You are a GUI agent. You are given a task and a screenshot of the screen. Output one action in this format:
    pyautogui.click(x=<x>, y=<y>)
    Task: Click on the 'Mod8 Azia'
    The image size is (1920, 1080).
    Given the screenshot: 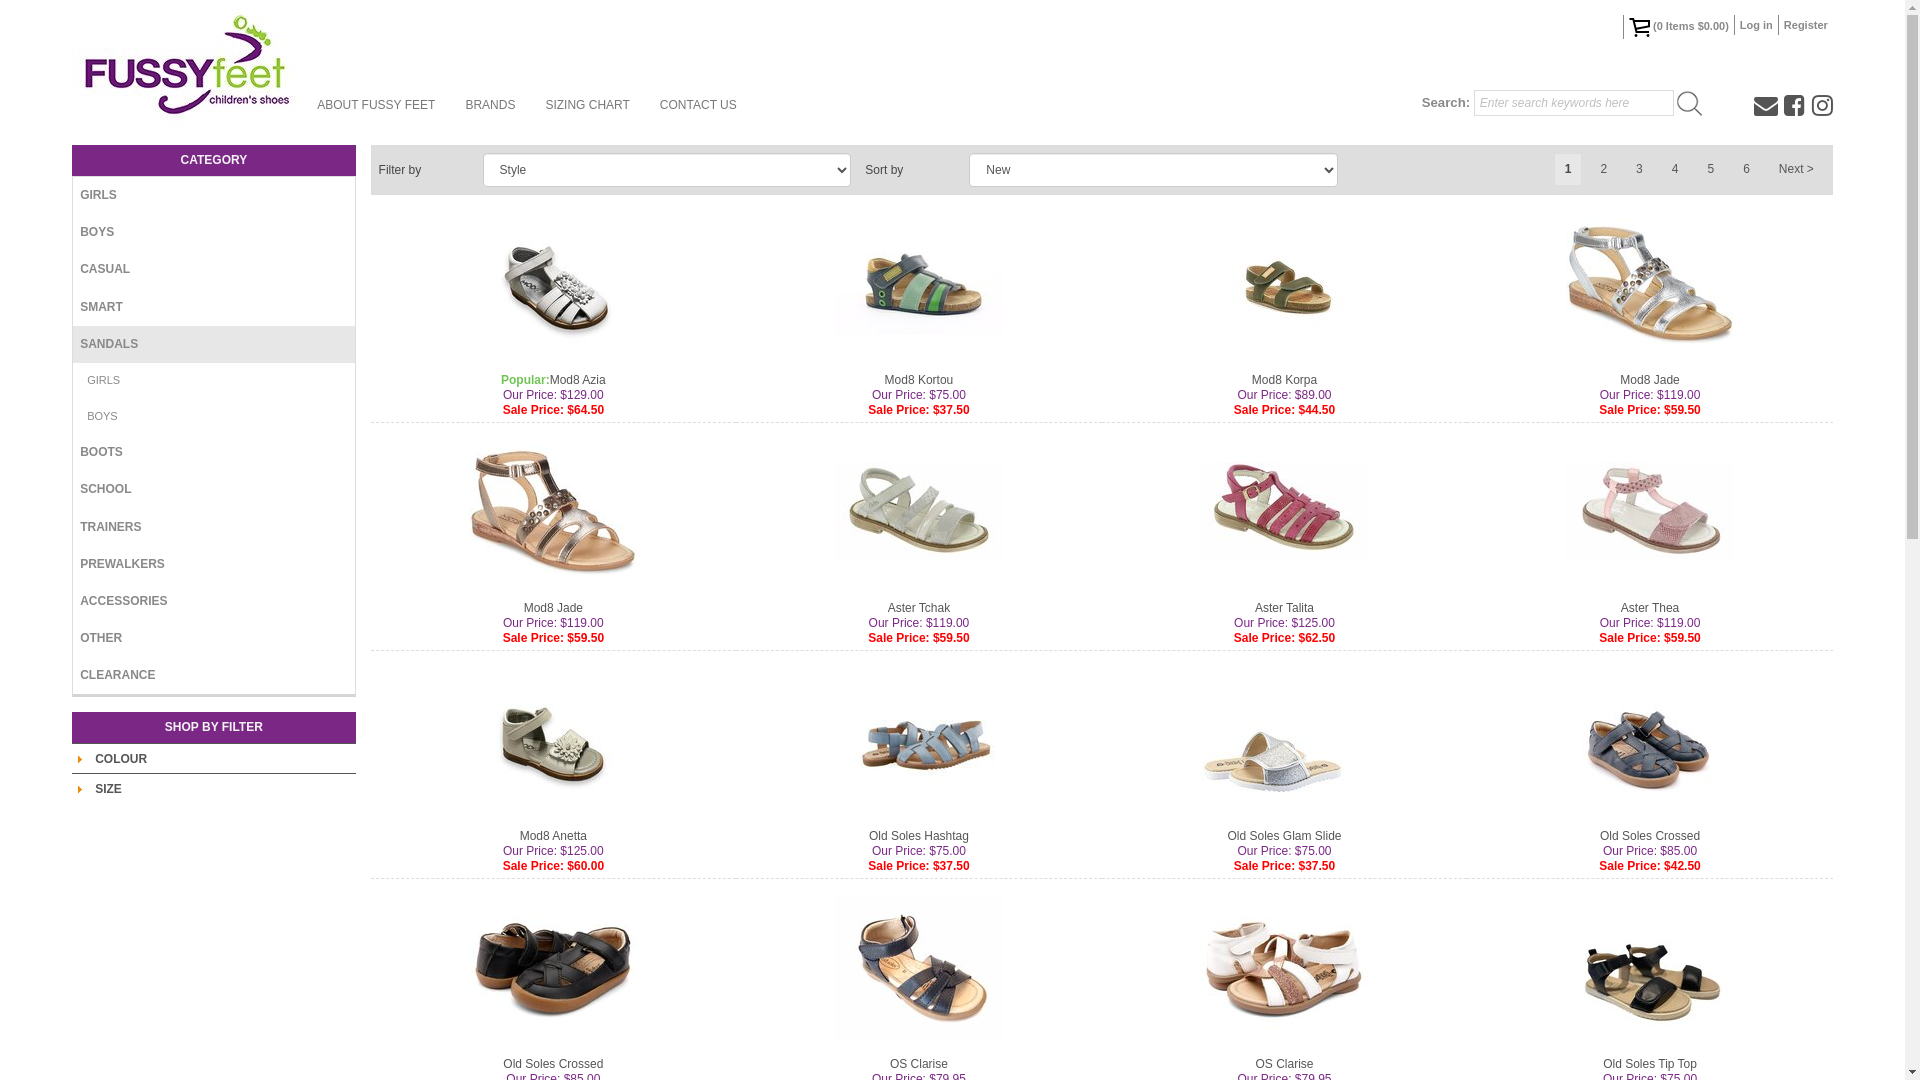 What is the action you would take?
    pyautogui.click(x=576, y=380)
    